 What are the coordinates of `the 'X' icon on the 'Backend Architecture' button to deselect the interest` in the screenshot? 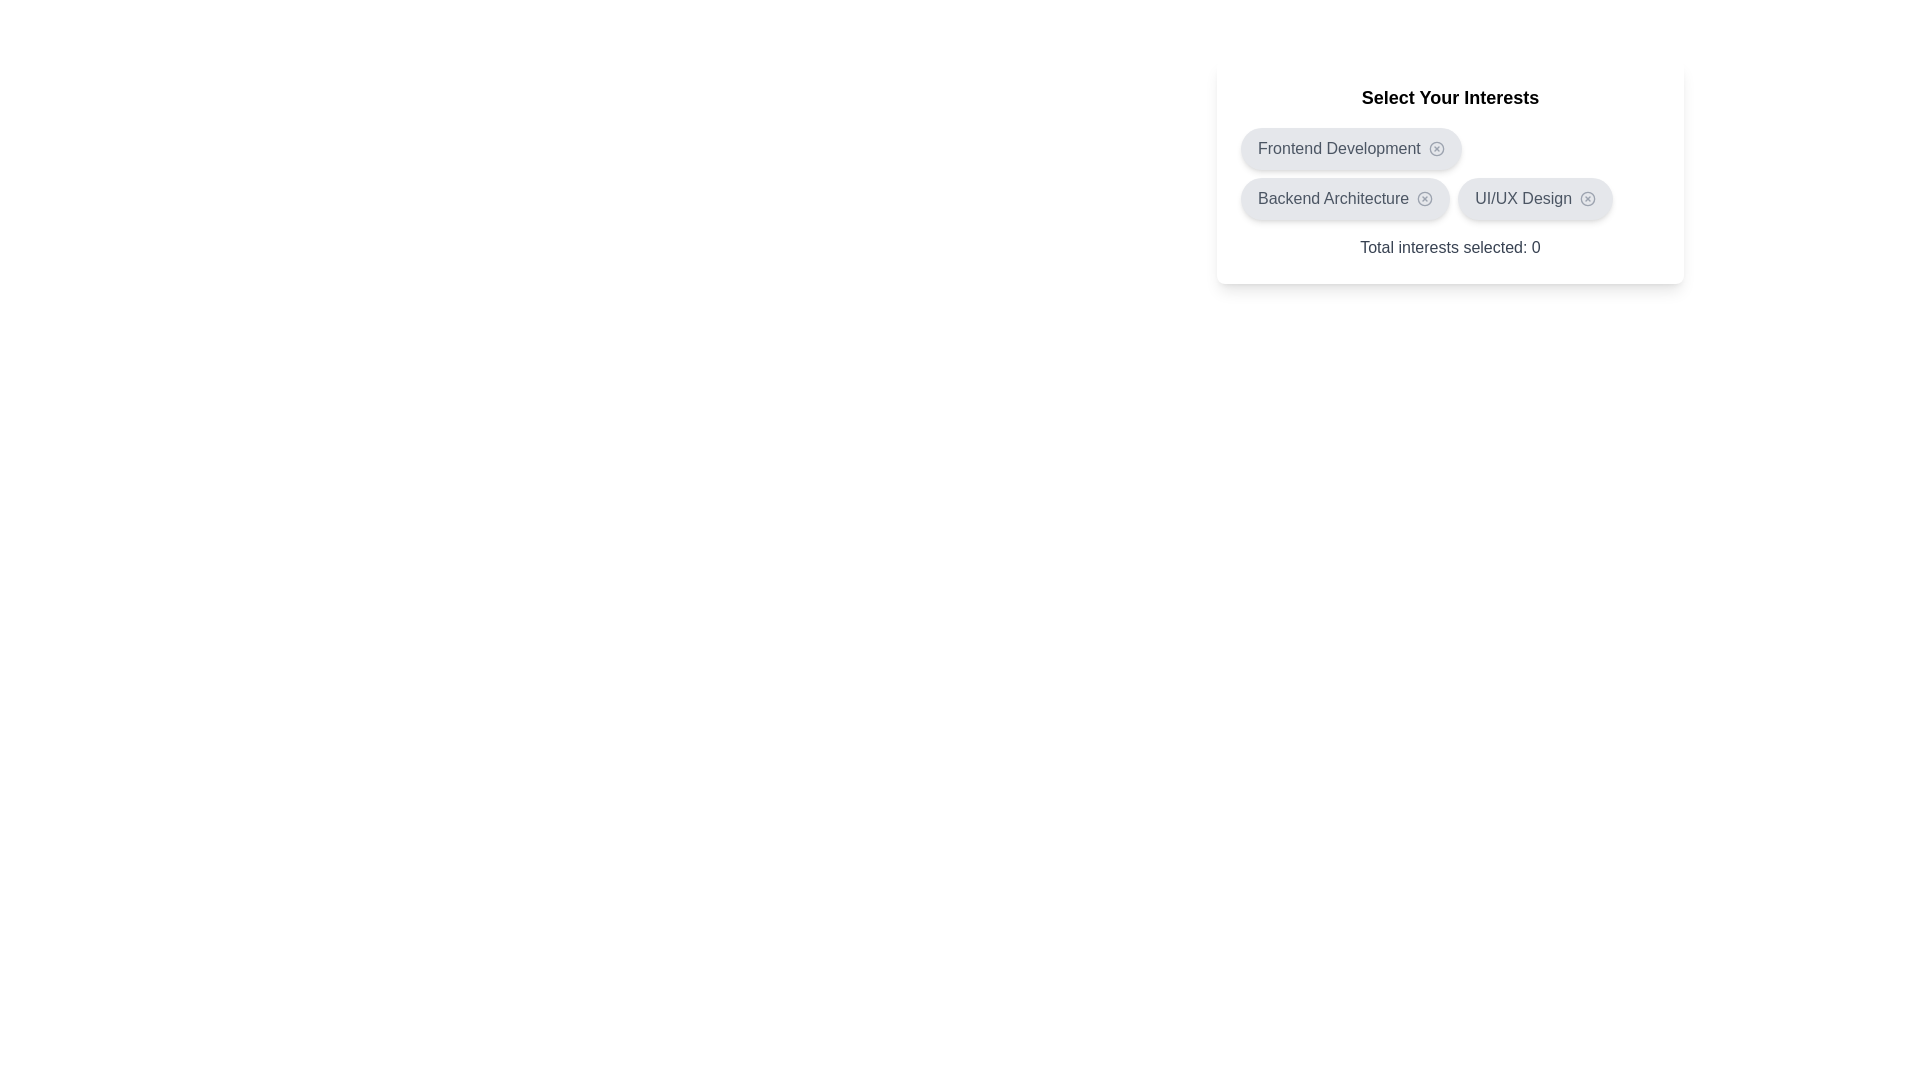 It's located at (1345, 199).